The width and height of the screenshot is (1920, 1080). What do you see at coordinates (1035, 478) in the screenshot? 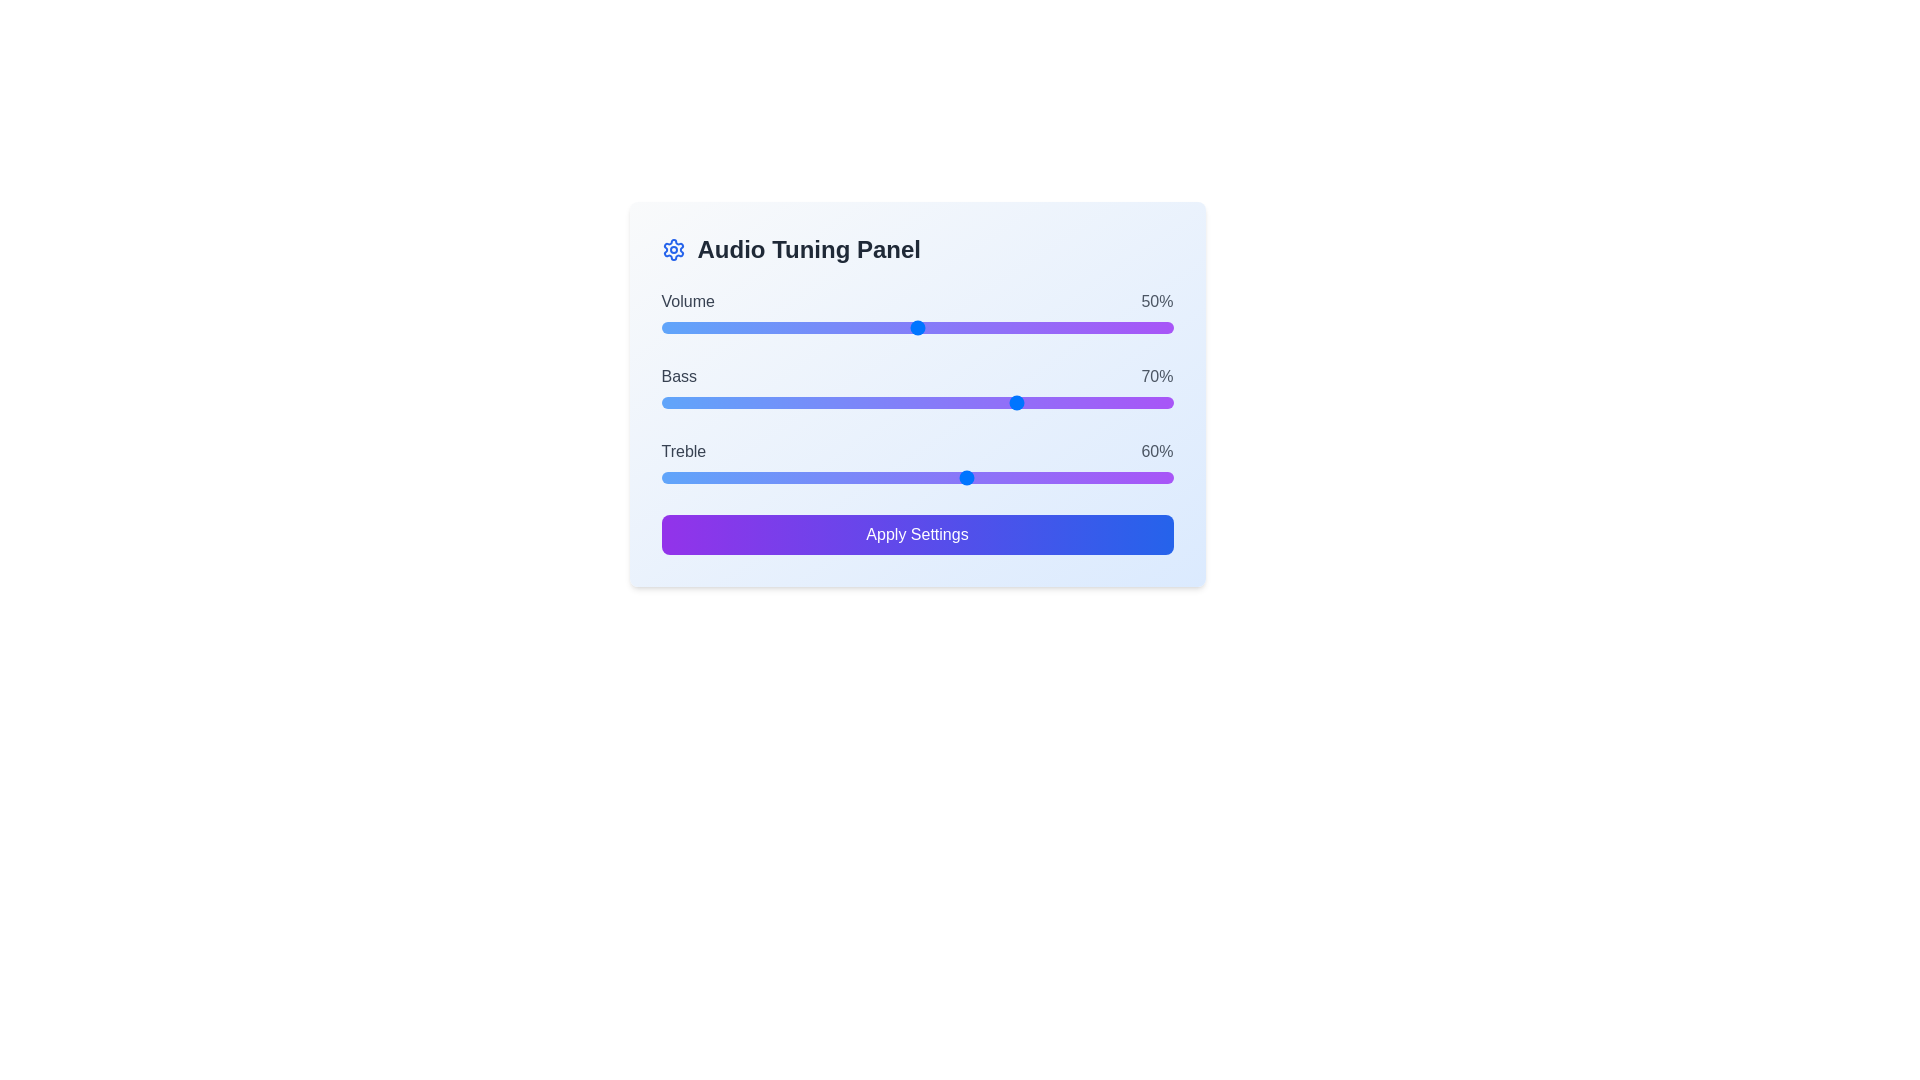
I see `the slider's value` at bounding box center [1035, 478].